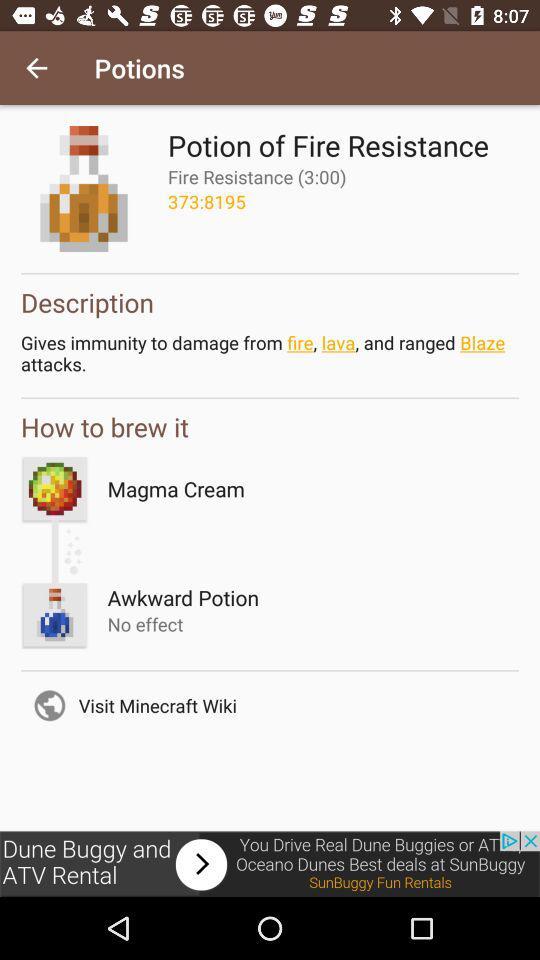 This screenshot has width=540, height=960. Describe the element at coordinates (270, 863) in the screenshot. I see `click the dune buggy advertisement` at that location.